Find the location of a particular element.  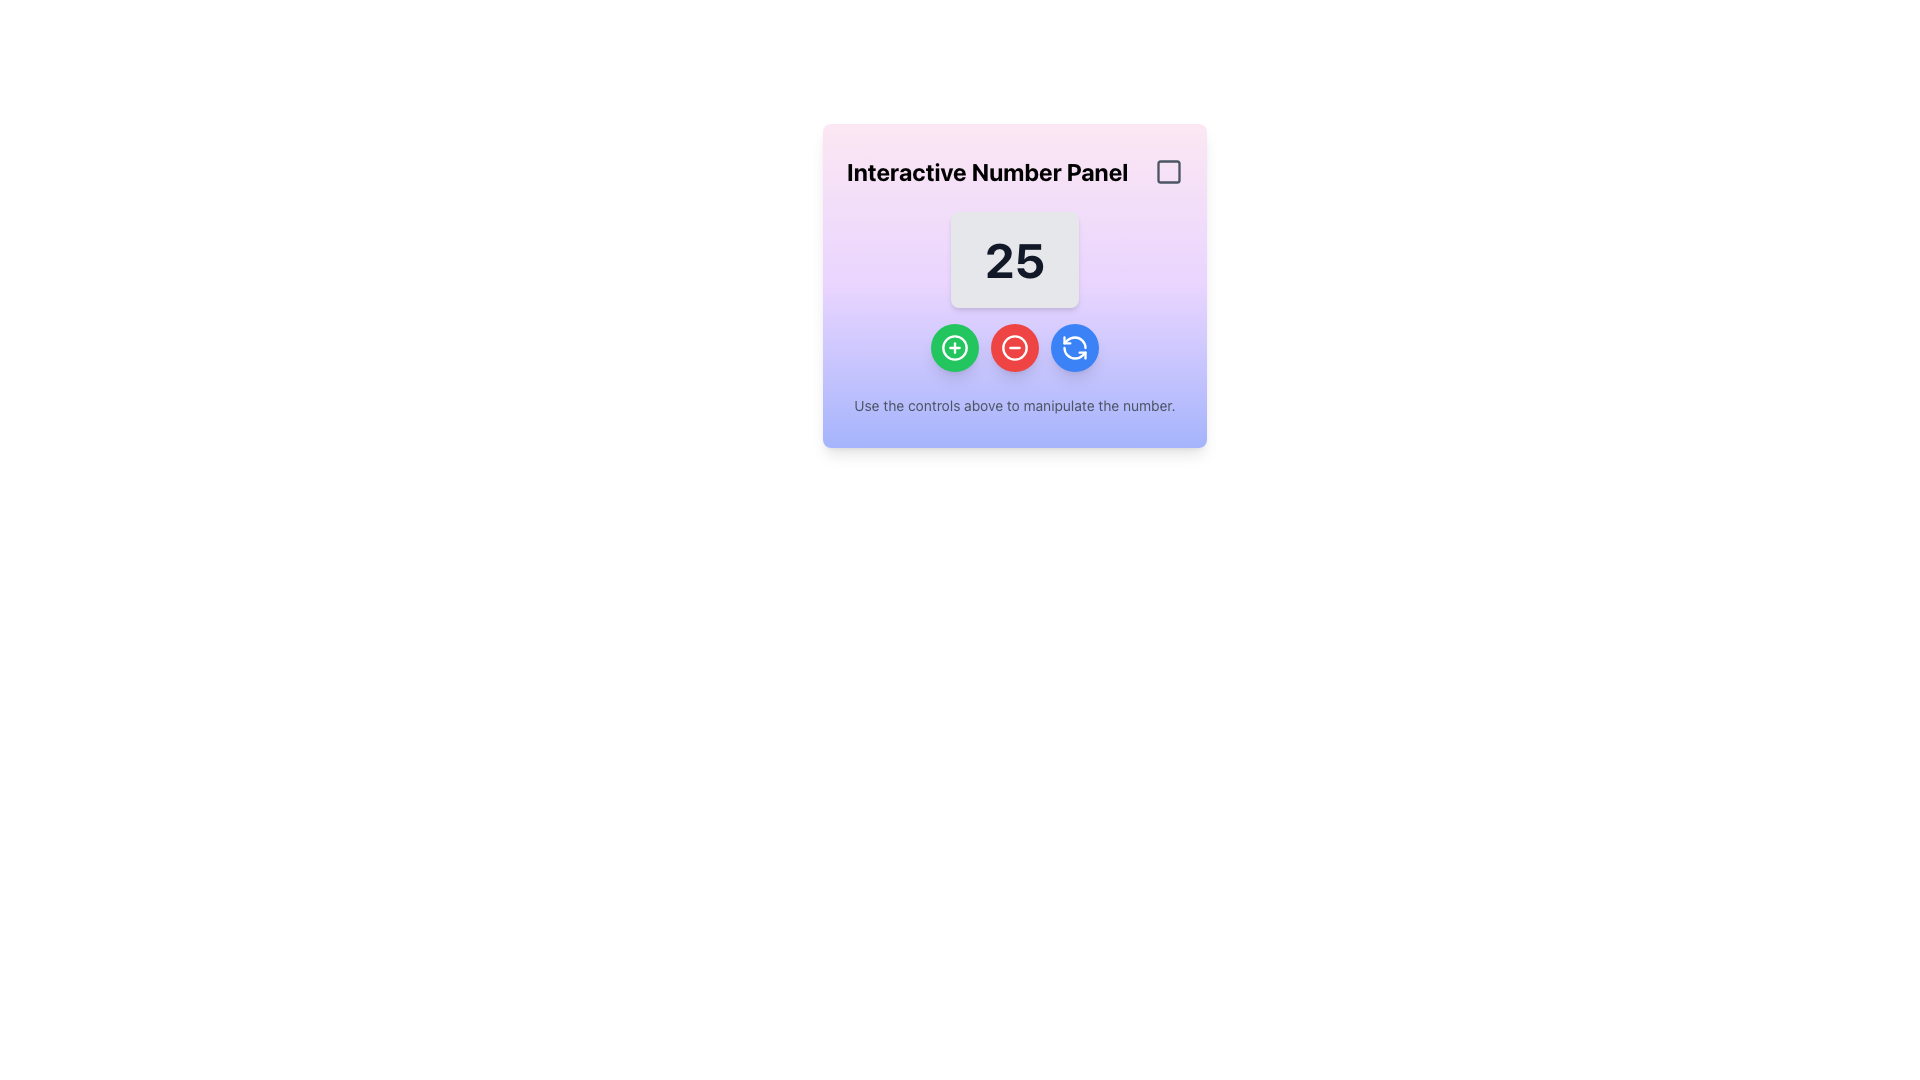

the button group located beneath the number display, which allows for addition, subtraction, and resetting functions is located at coordinates (1014, 346).